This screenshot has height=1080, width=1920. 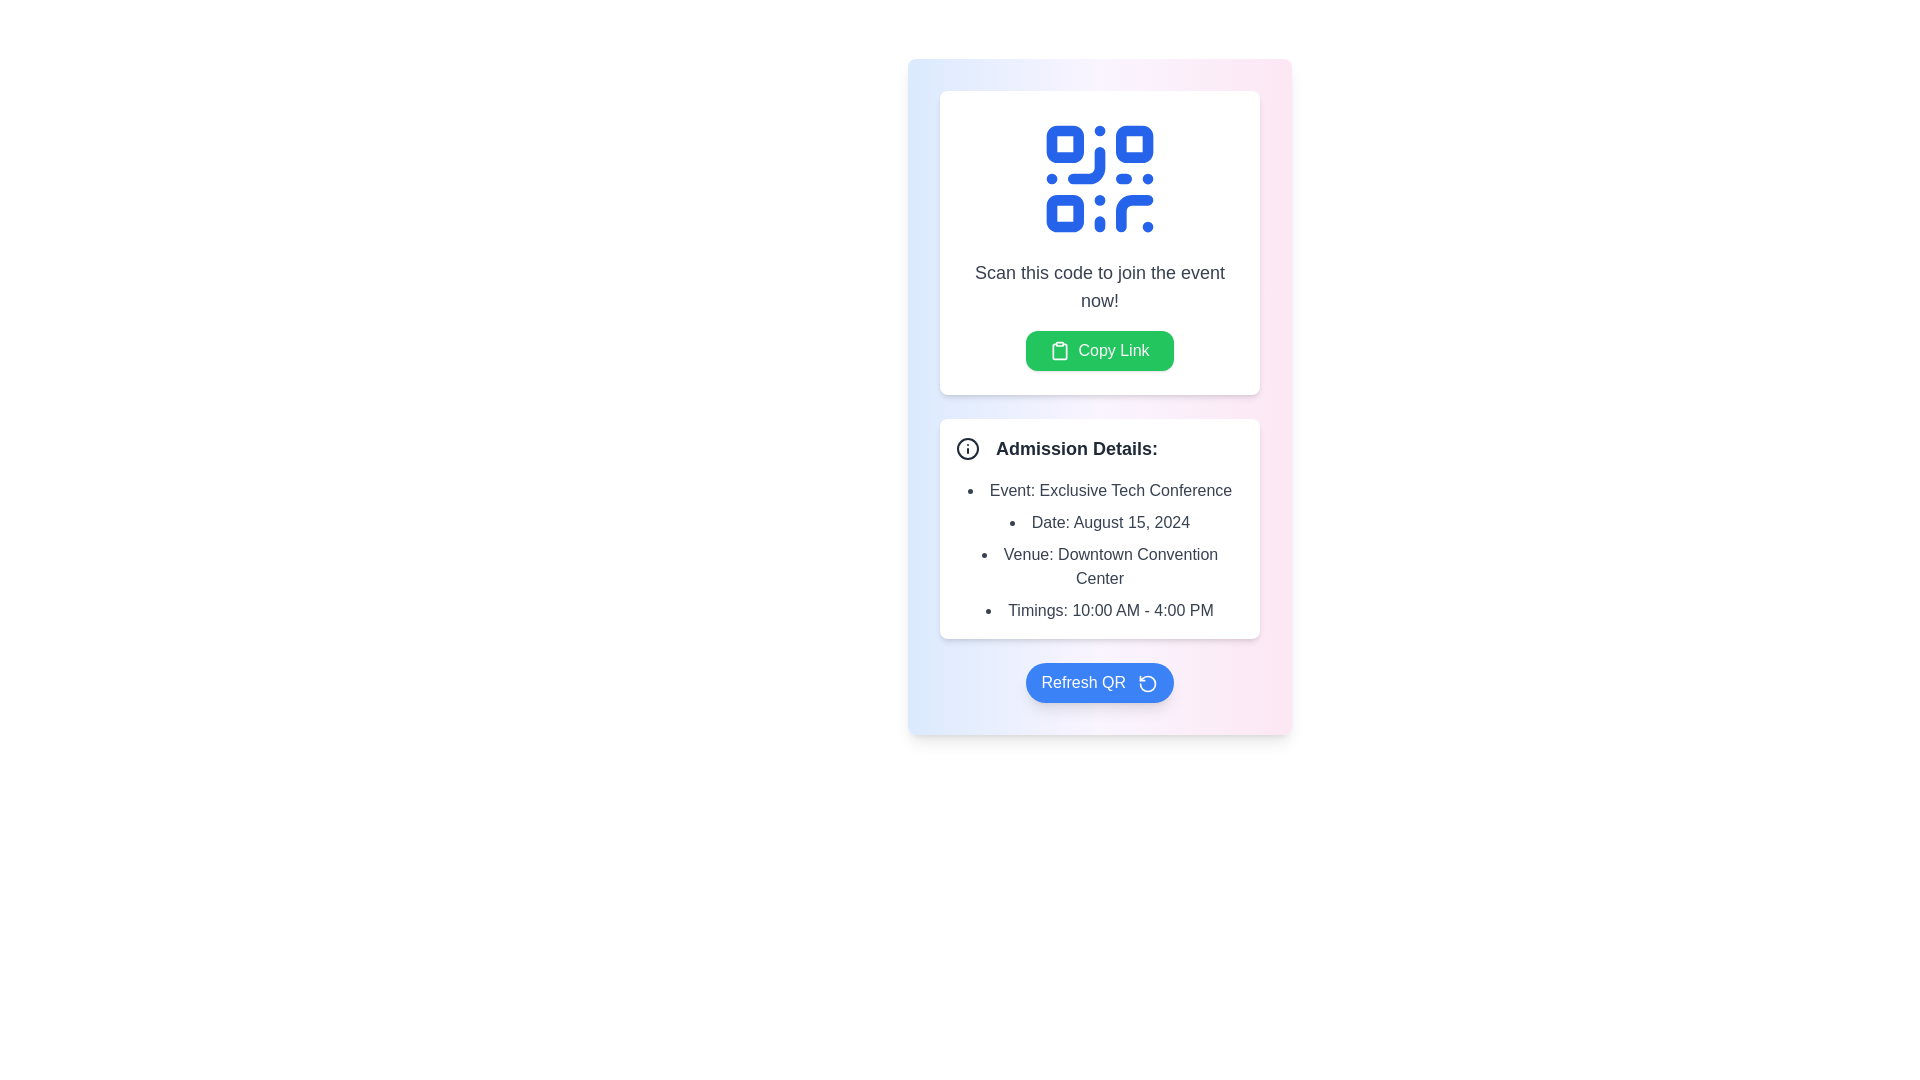 I want to click on the circular informational icon with an 'i' symbol, located immediately to the left of the text 'Admission Details:', which has a subtle gray text color, so click(x=968, y=447).